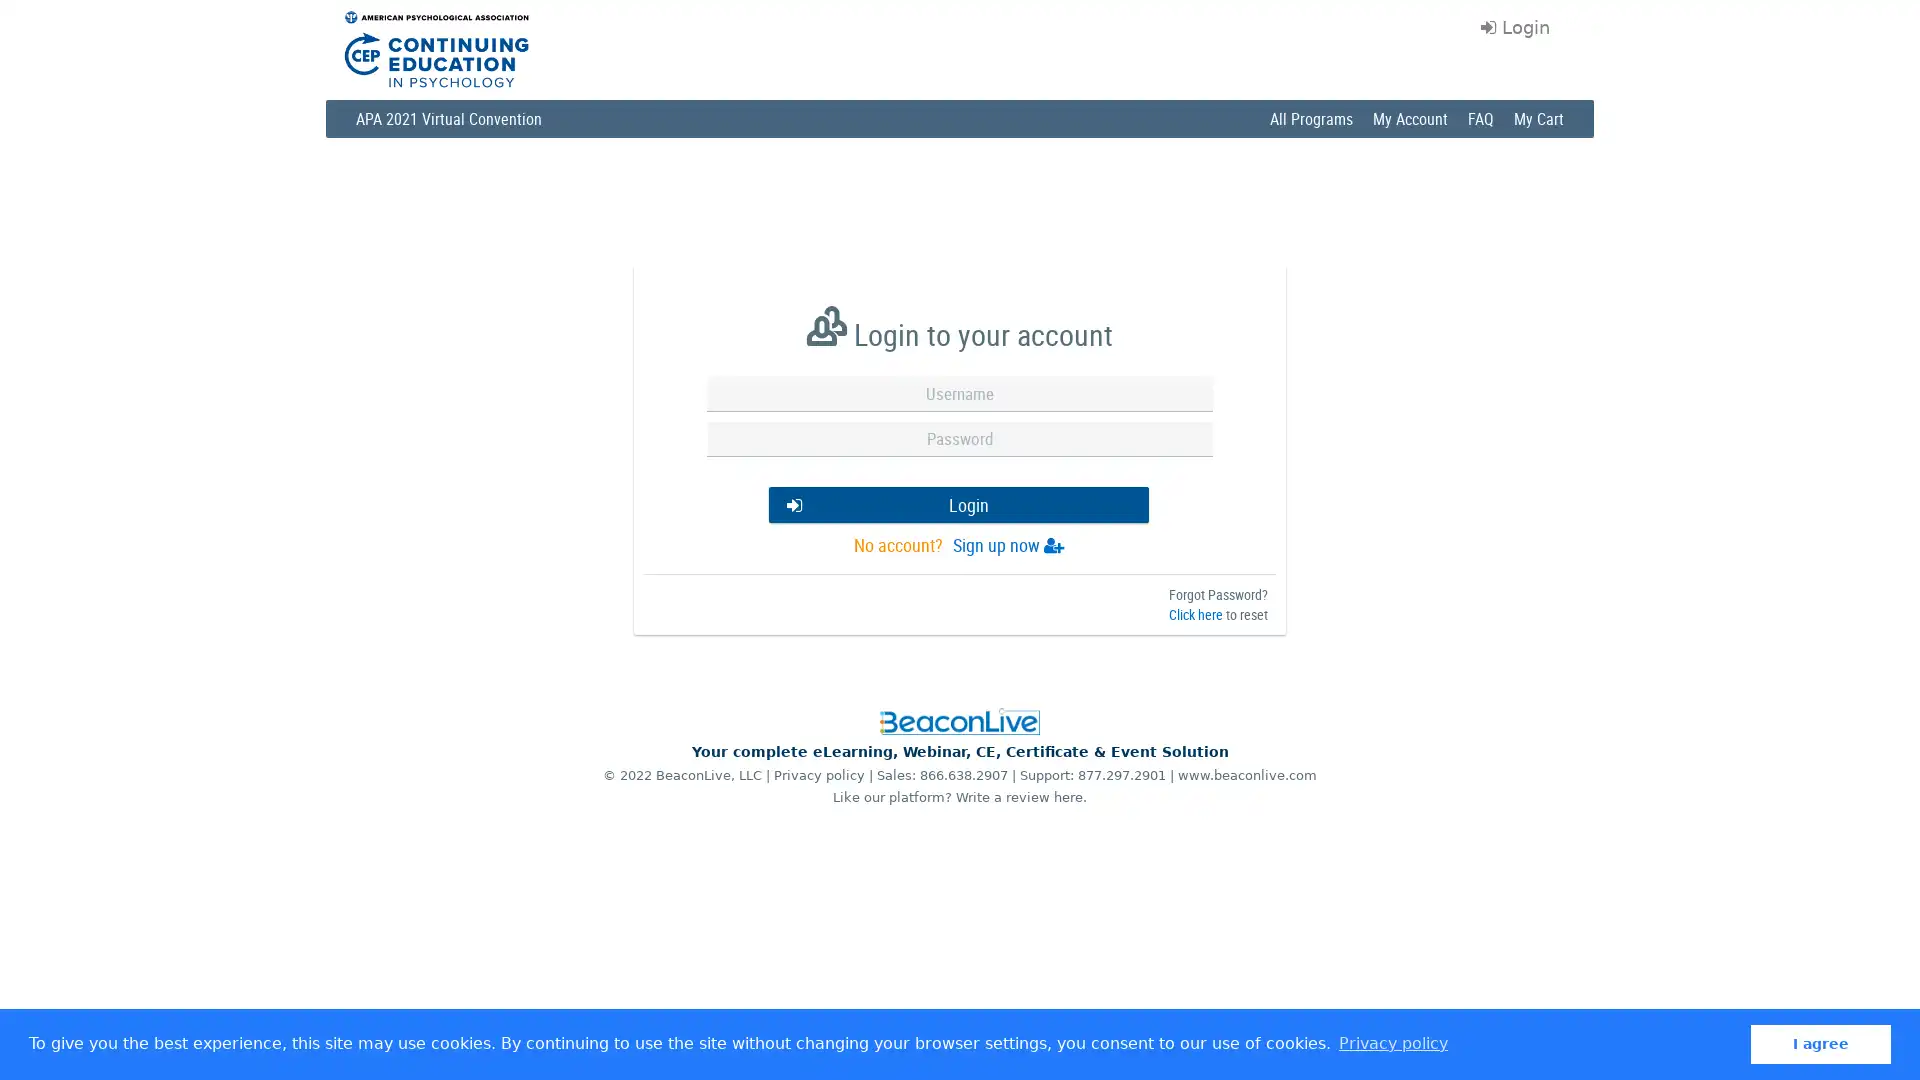 The height and width of the screenshot is (1080, 1920). What do you see at coordinates (957, 507) in the screenshot?
I see `Login` at bounding box center [957, 507].